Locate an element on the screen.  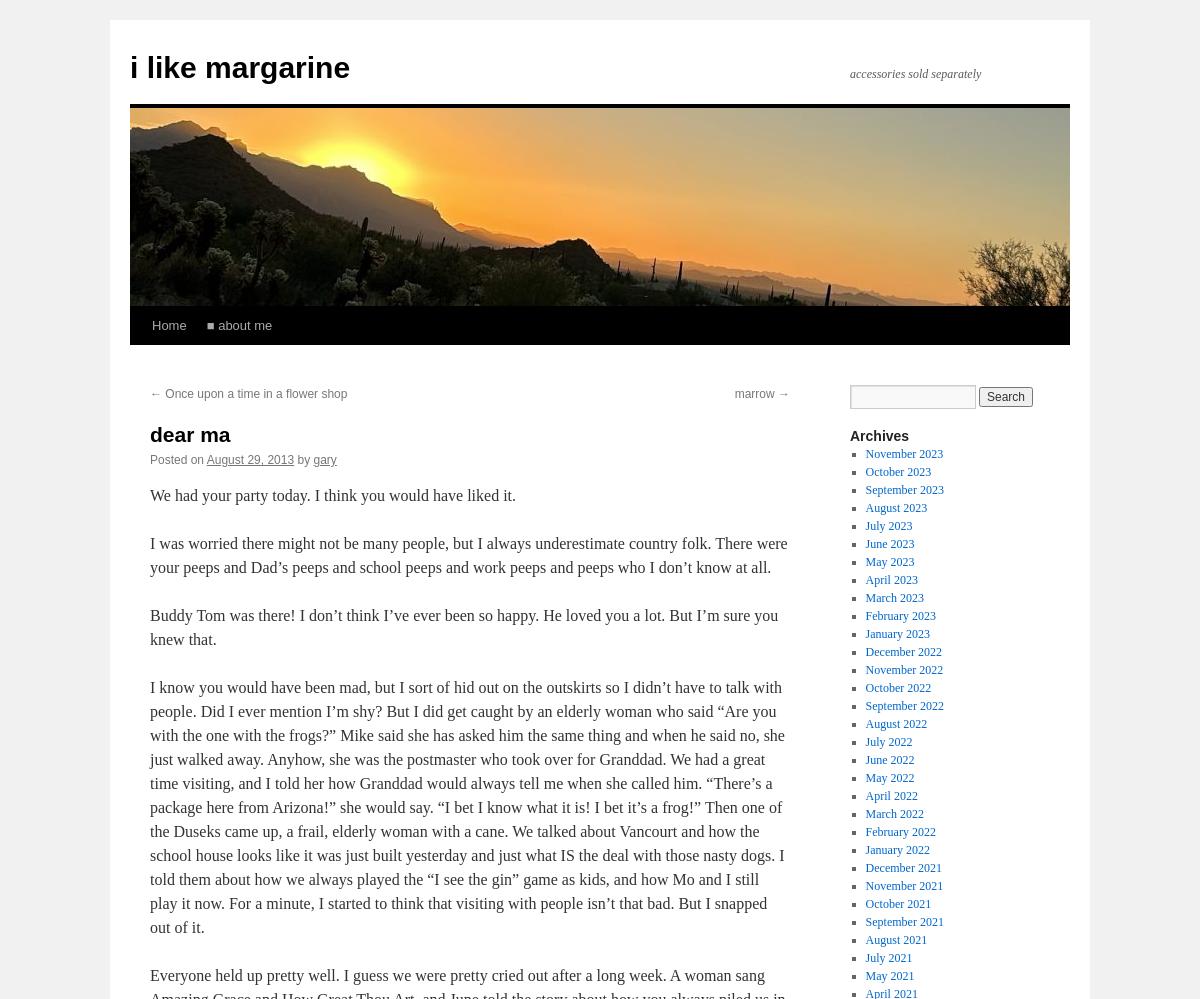
'marrow' is located at coordinates (755, 393).